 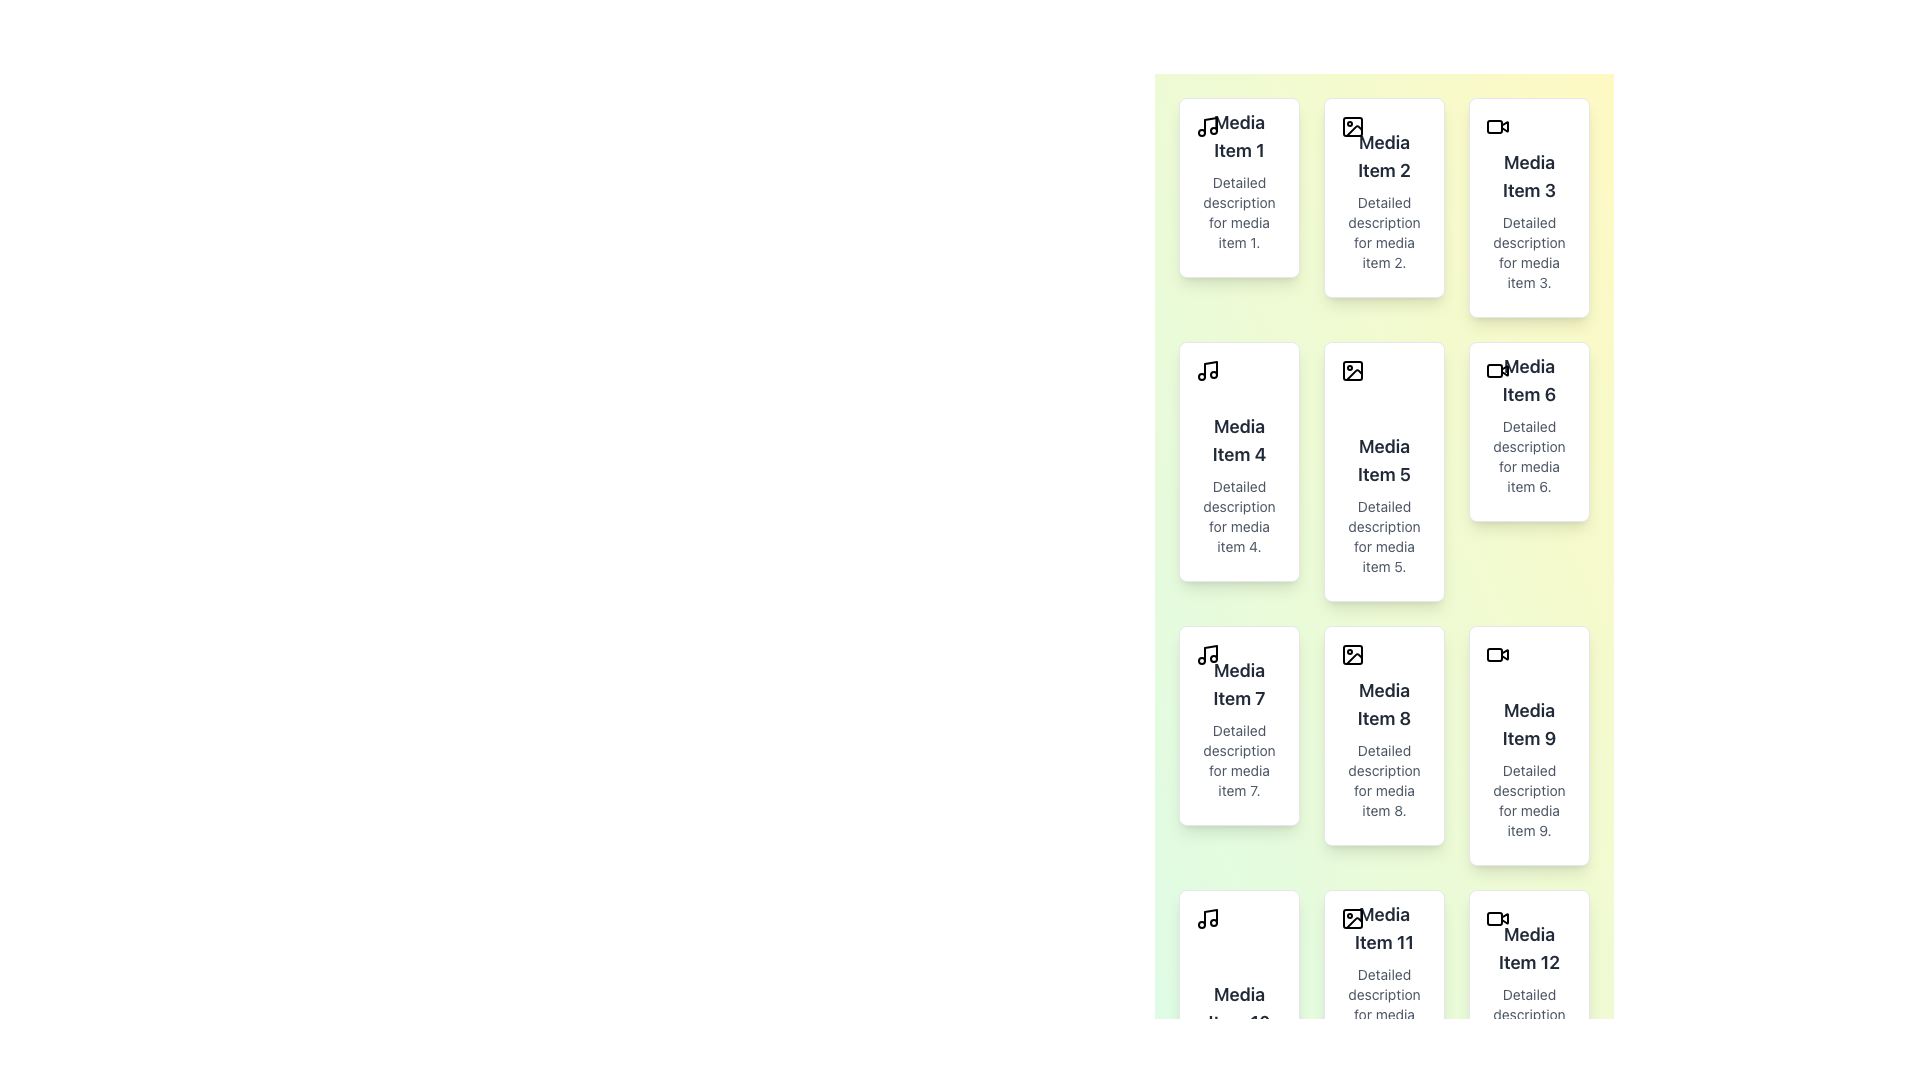 What do you see at coordinates (1353, 370) in the screenshot?
I see `the icon resembling an image frame with a mountain and a sun, located at the top-left corner inside the card representing 'Media Item 5'` at bounding box center [1353, 370].